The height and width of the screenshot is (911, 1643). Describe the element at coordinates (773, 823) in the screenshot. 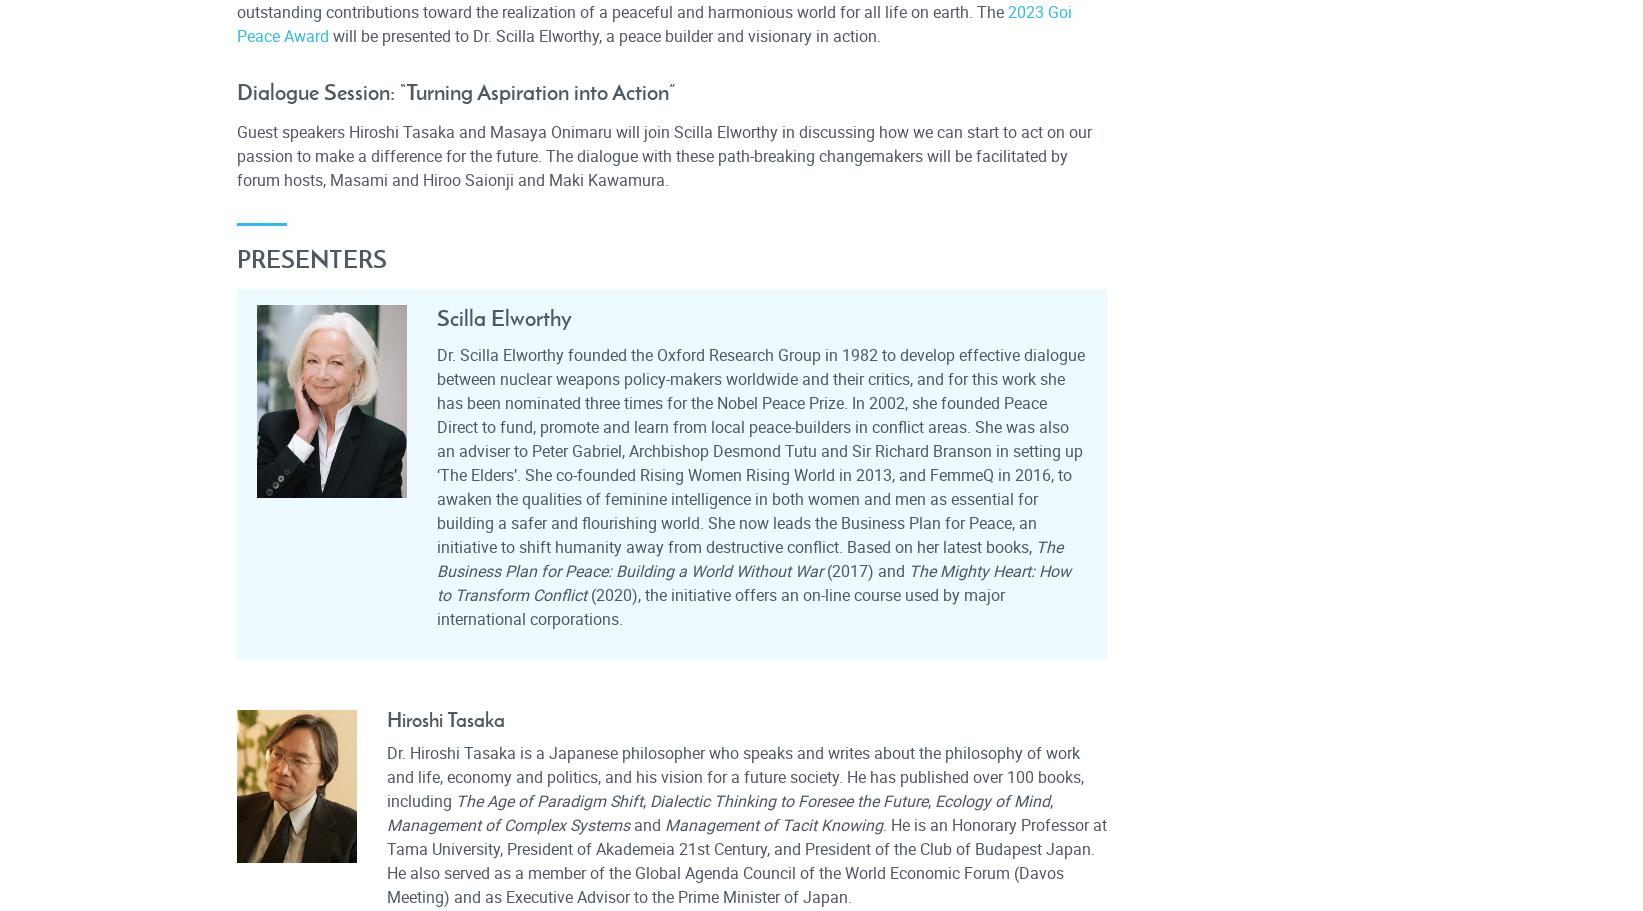

I see `'Management of Tacit Knowing'` at that location.